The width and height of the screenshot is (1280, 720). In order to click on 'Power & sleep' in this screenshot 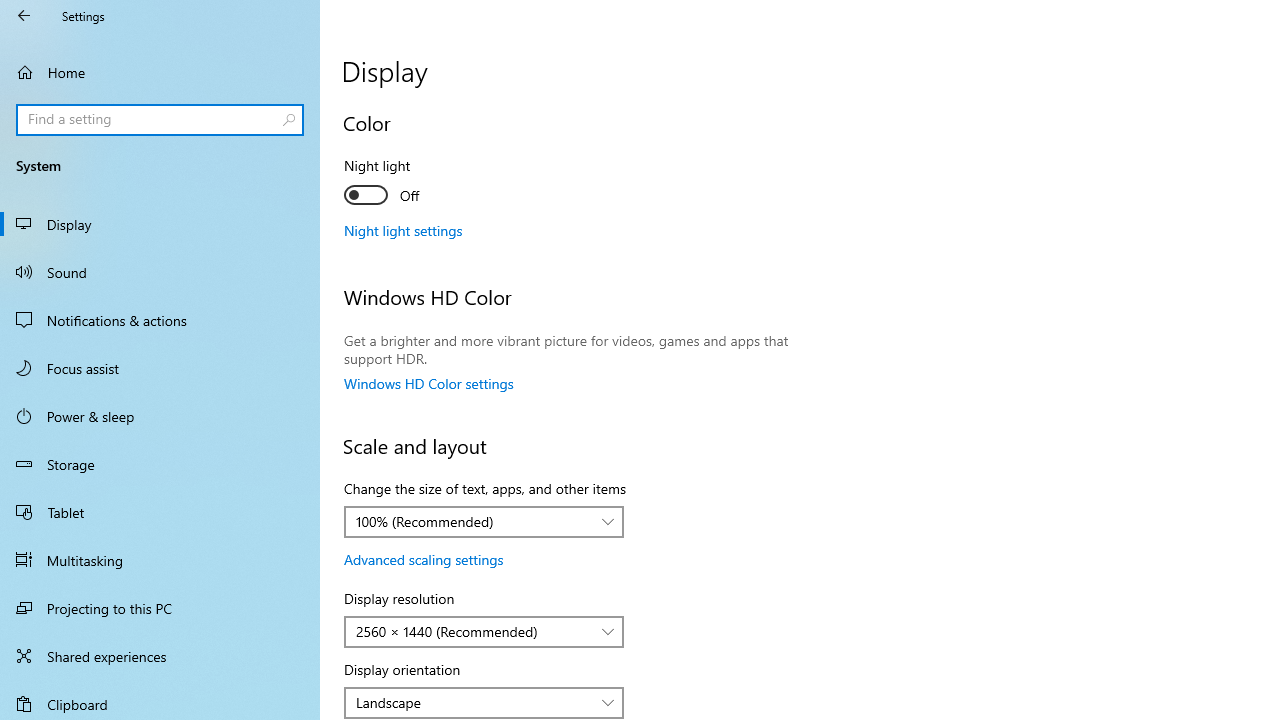, I will do `click(160, 414)`.